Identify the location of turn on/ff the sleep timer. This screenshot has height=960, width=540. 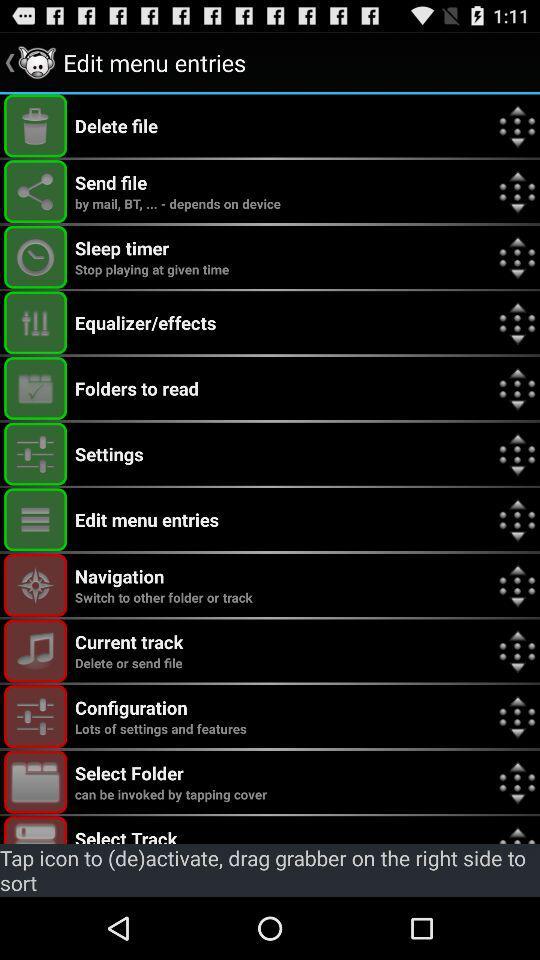
(35, 256).